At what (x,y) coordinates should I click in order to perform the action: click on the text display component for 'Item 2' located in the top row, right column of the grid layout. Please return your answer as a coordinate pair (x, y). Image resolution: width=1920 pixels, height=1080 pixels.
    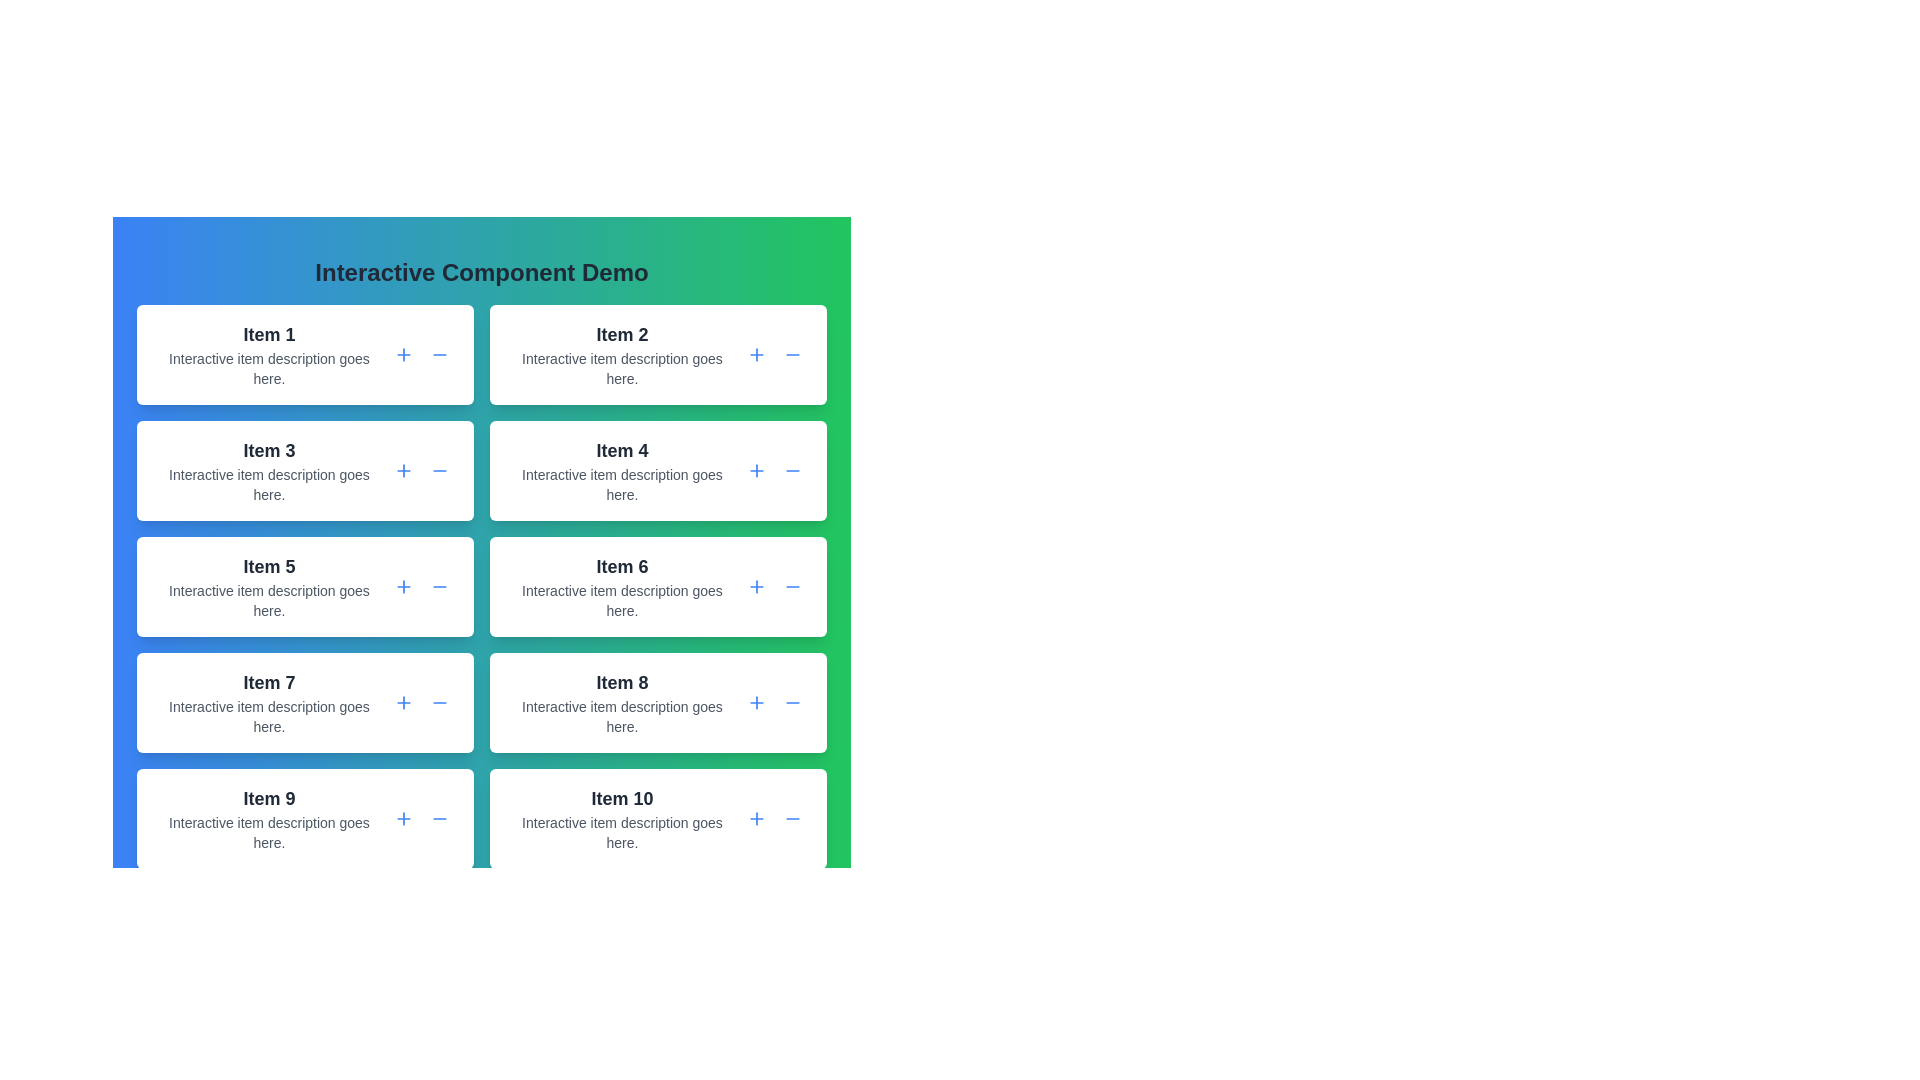
    Looking at the image, I should click on (621, 353).